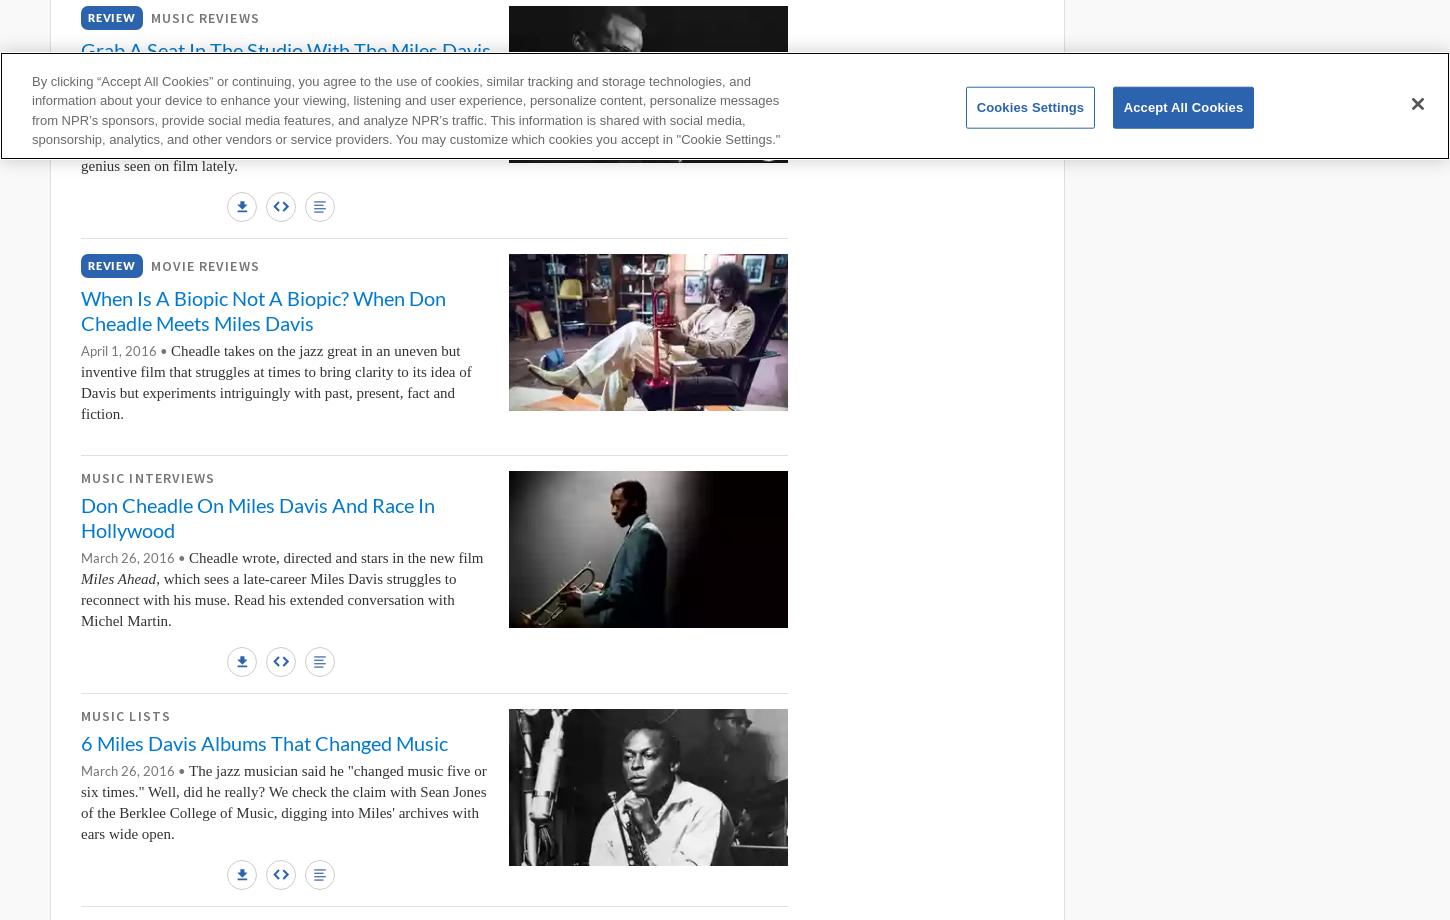 Image resolution: width=1450 pixels, height=920 pixels. What do you see at coordinates (147, 477) in the screenshot?
I see `'Music Interviews'` at bounding box center [147, 477].